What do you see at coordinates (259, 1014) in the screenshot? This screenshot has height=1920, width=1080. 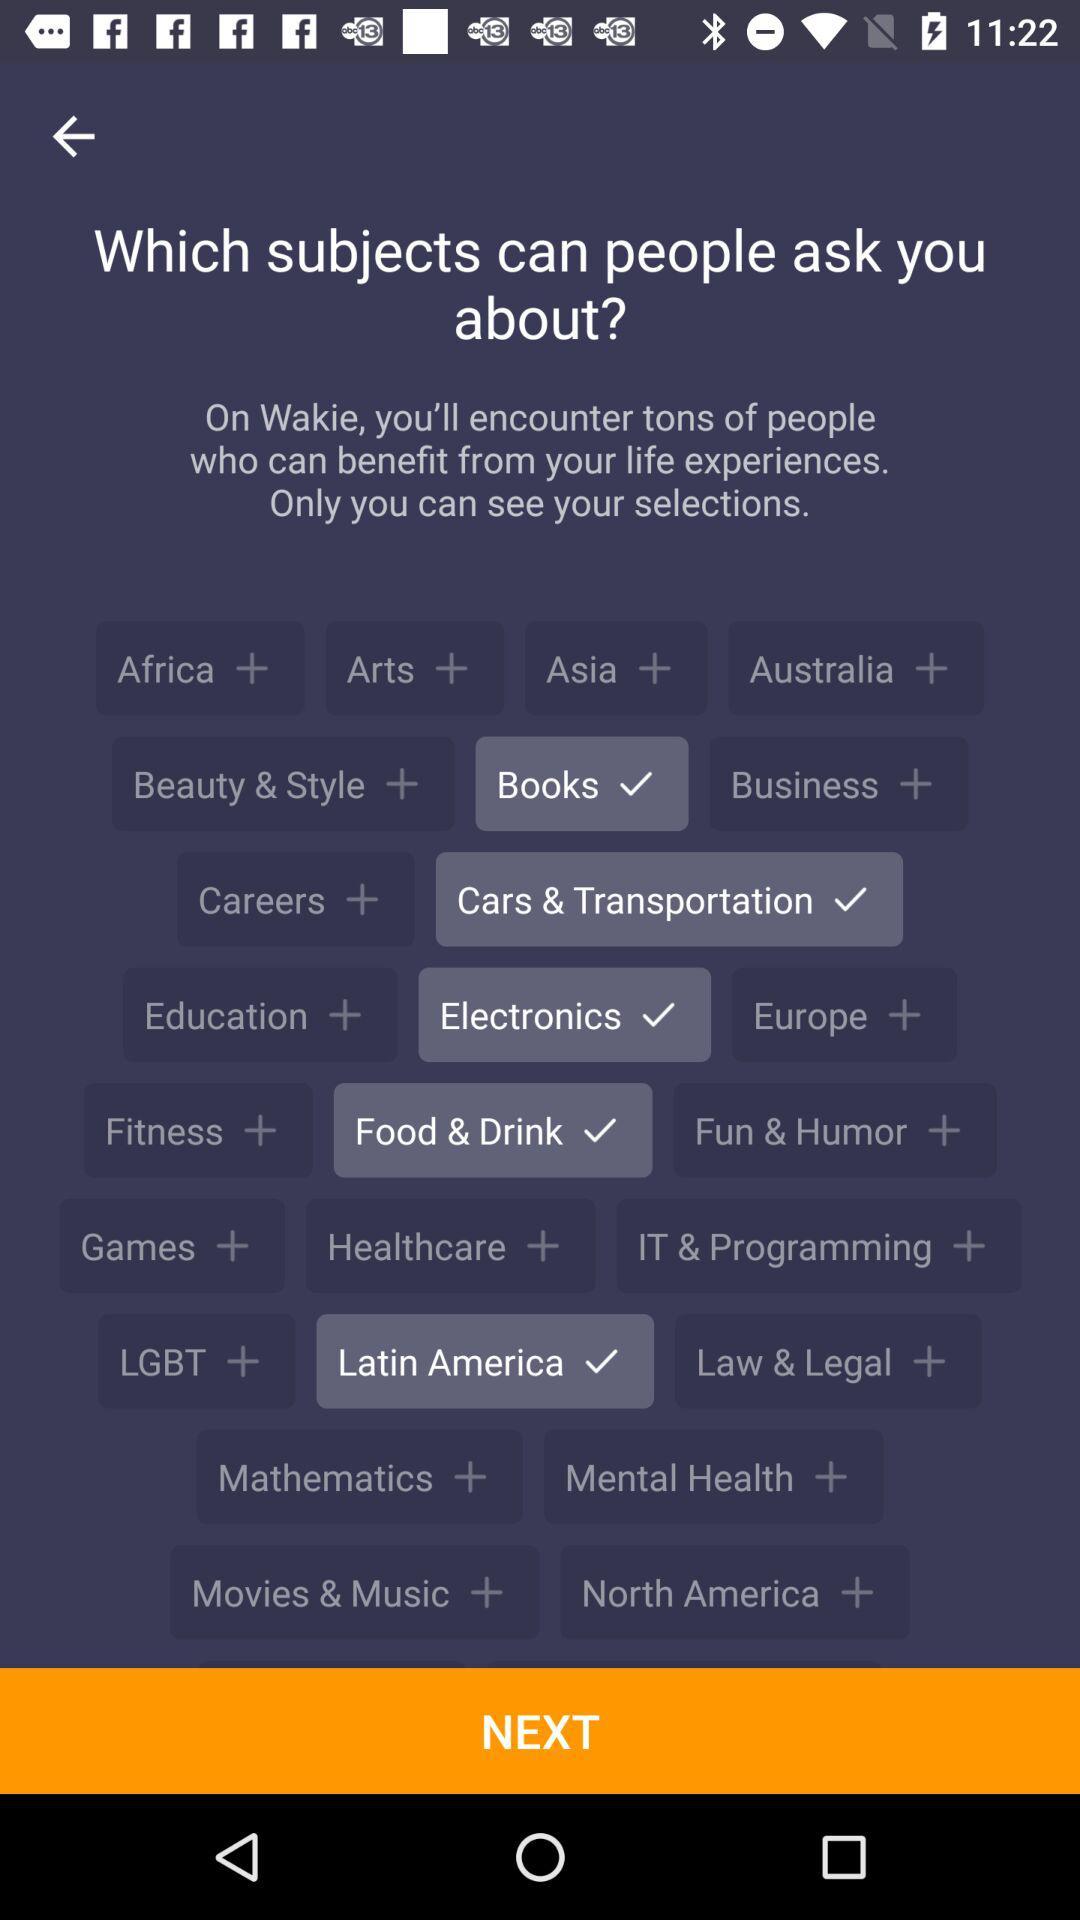 I see `the button on left of electronics` at bounding box center [259, 1014].